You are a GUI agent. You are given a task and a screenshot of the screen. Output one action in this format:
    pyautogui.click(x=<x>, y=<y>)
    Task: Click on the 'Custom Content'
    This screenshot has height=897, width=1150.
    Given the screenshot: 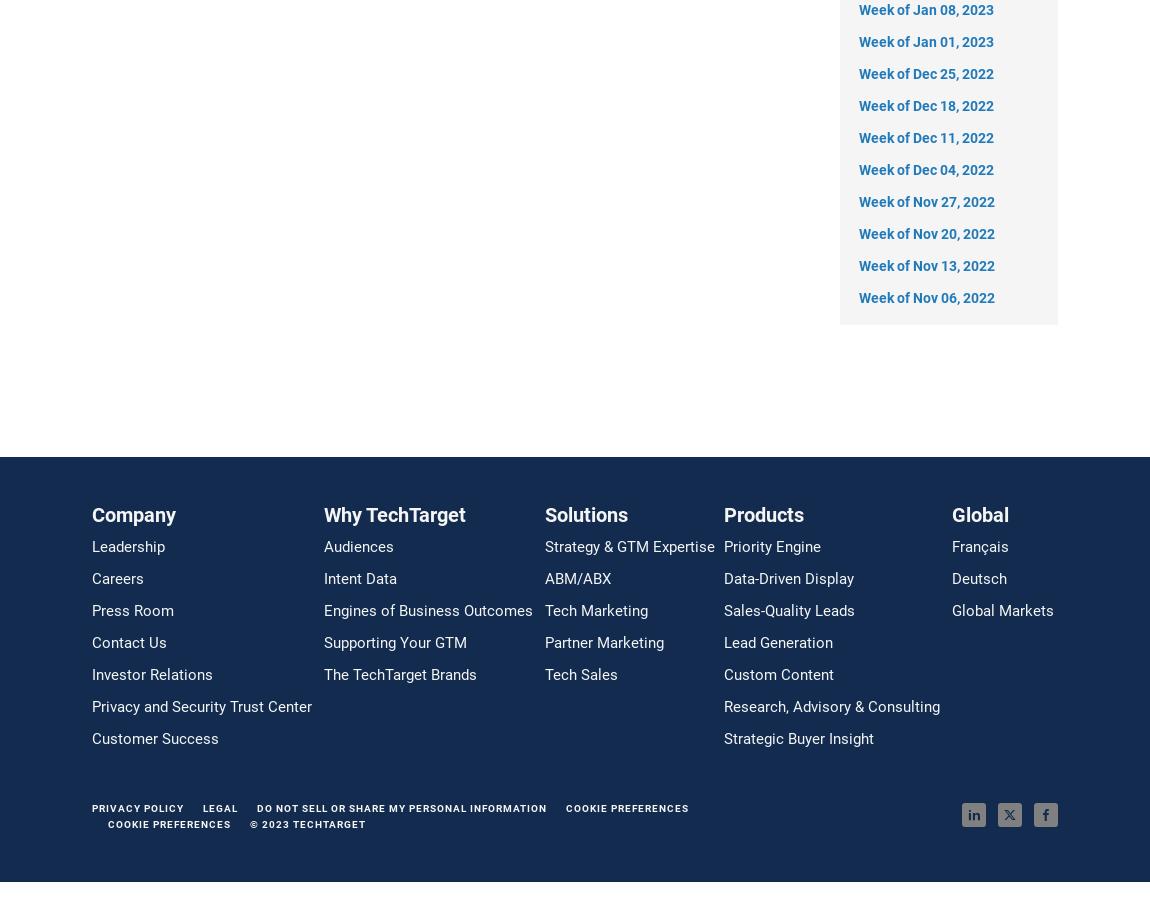 What is the action you would take?
    pyautogui.click(x=778, y=674)
    